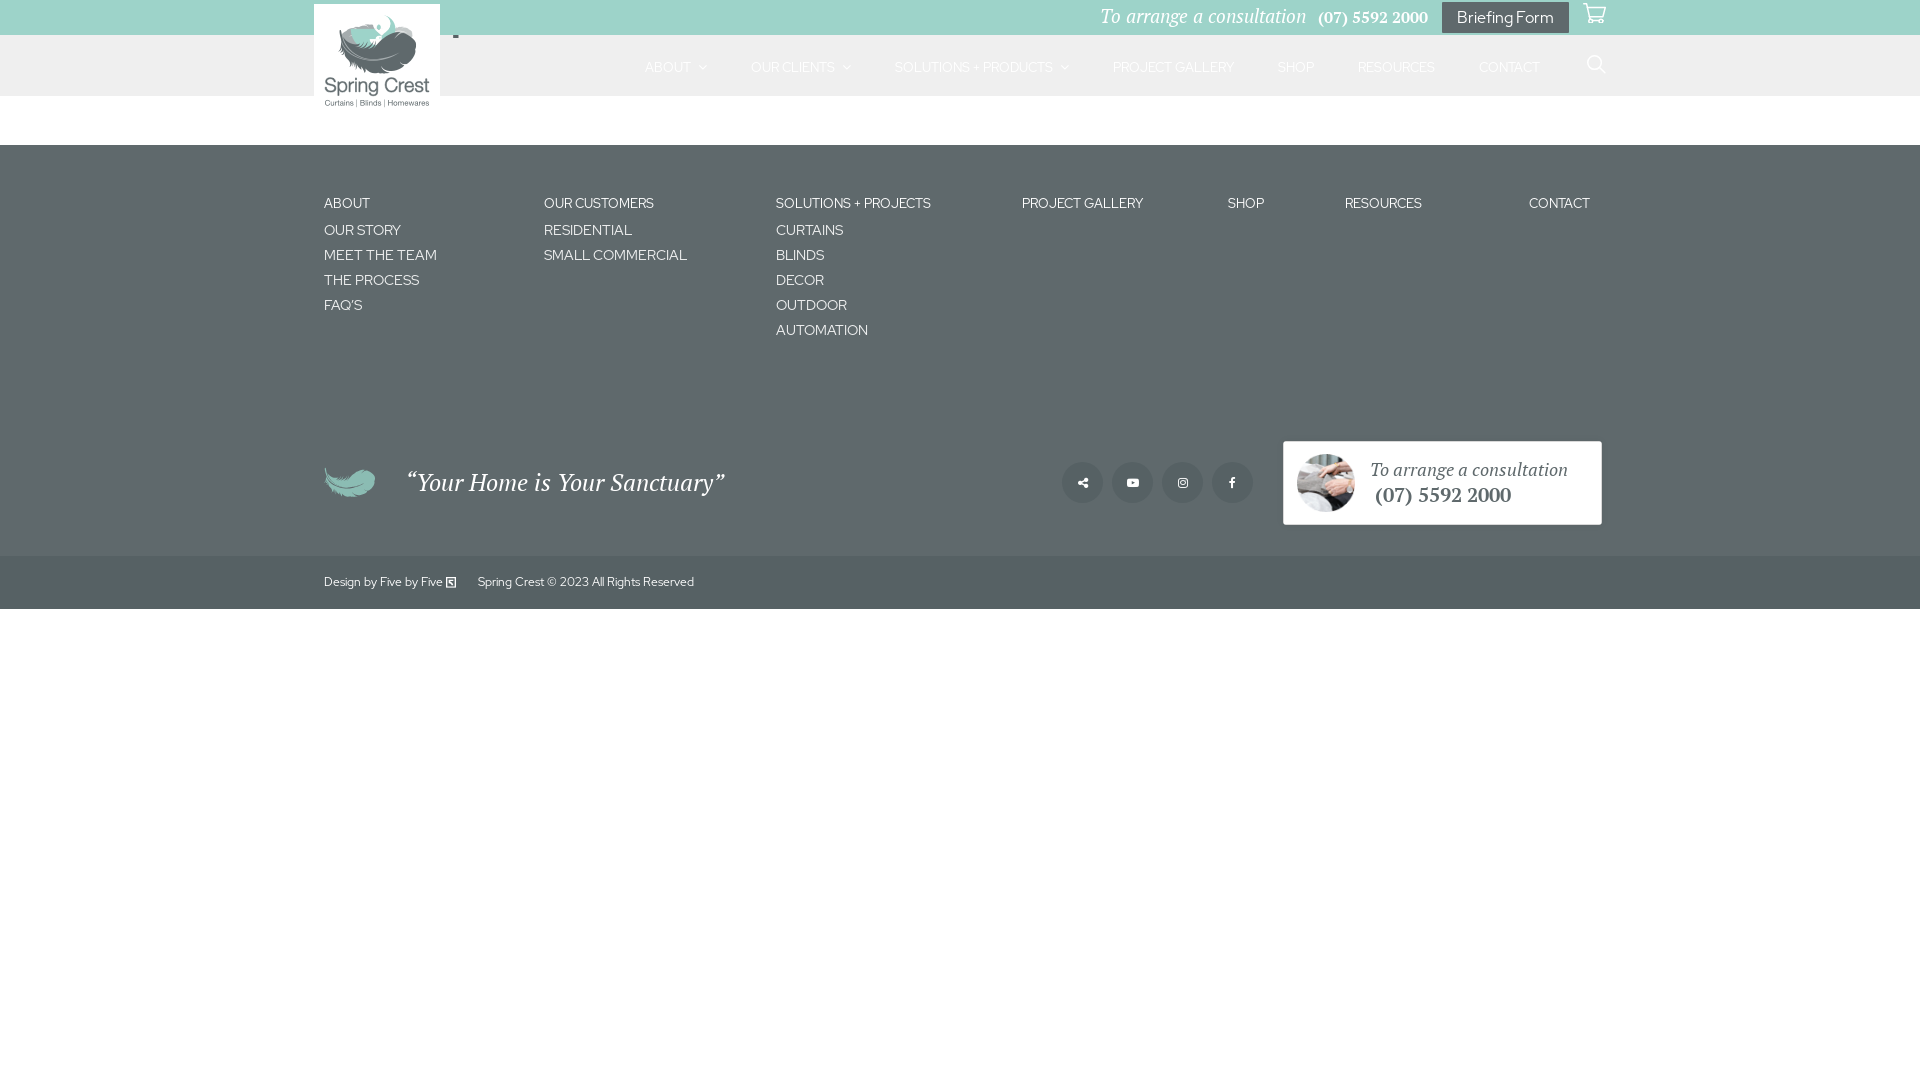 This screenshot has width=1920, height=1080. What do you see at coordinates (391, 582) in the screenshot?
I see `'Design by Five by Five'` at bounding box center [391, 582].